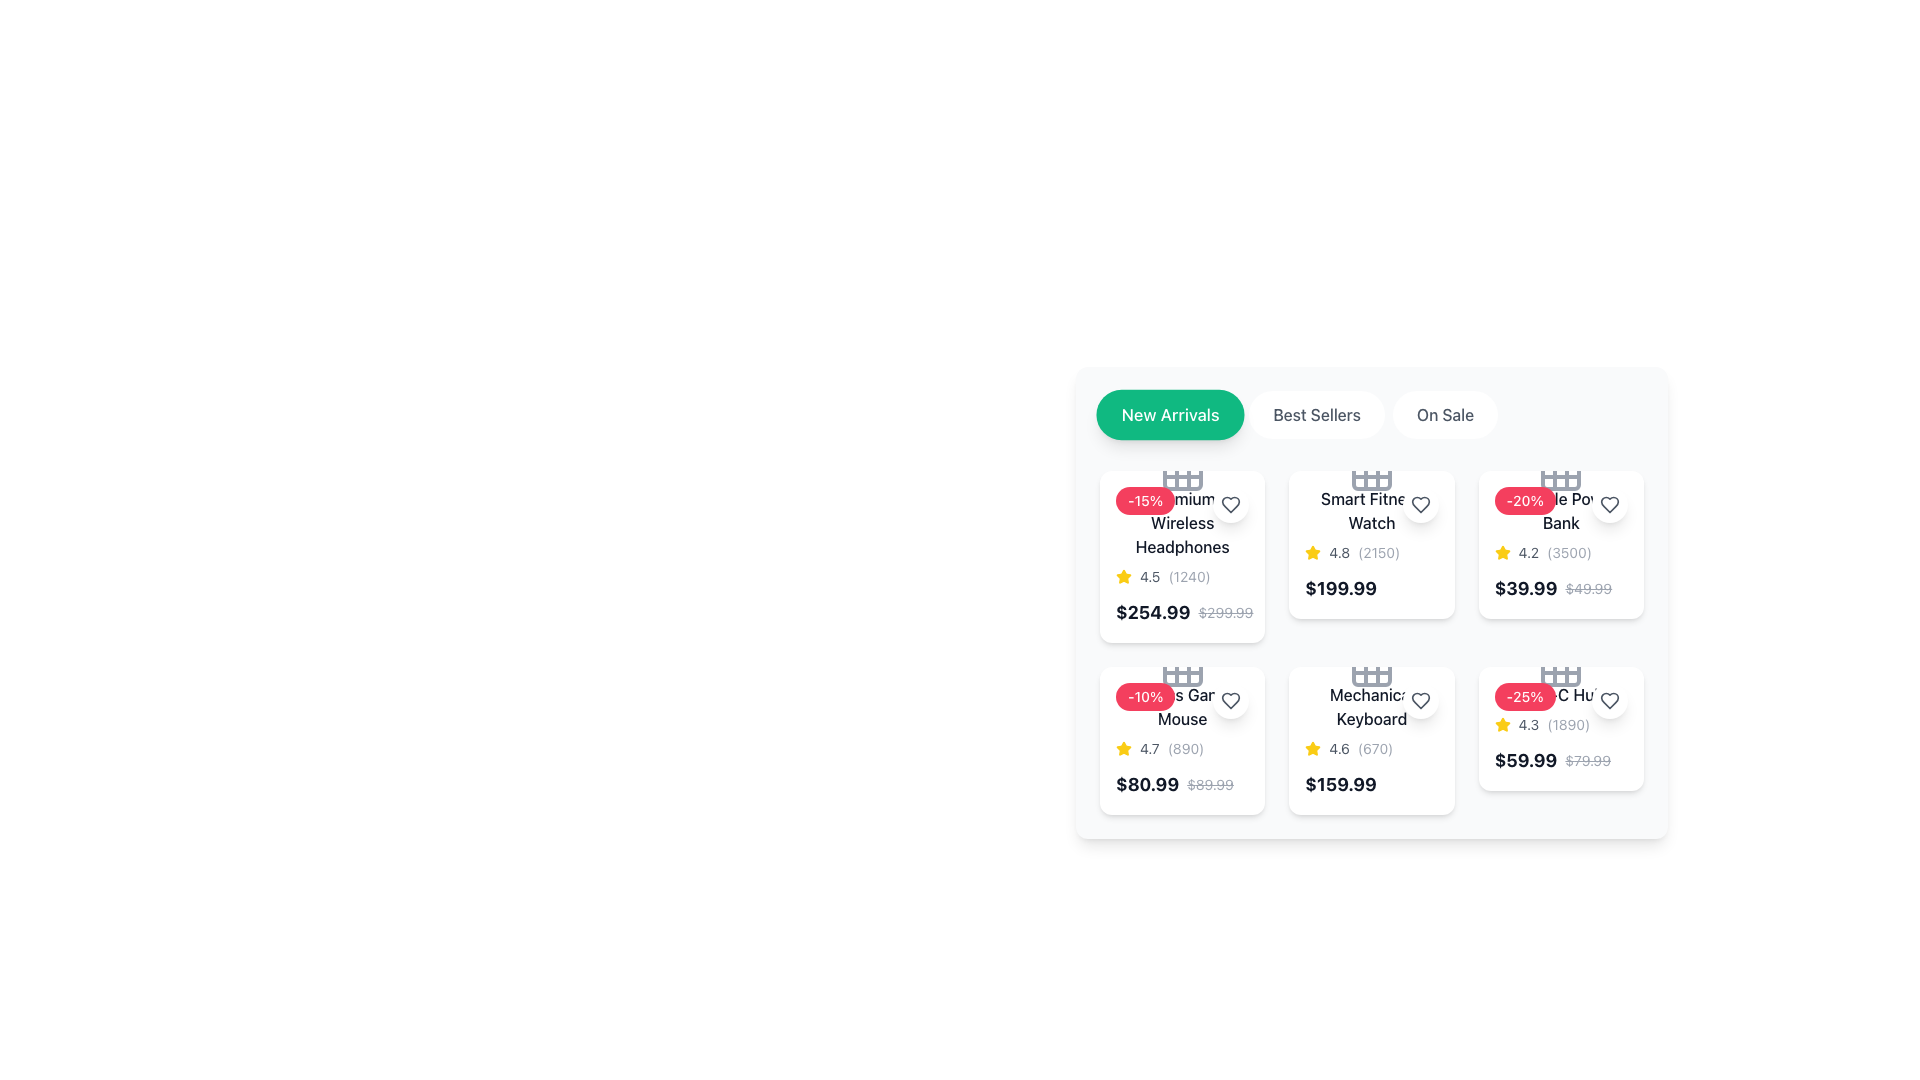 The width and height of the screenshot is (1920, 1080). What do you see at coordinates (1502, 725) in the screenshot?
I see `the star icon representing the product rating, located in the bottom-right grid item of the product listing section` at bounding box center [1502, 725].